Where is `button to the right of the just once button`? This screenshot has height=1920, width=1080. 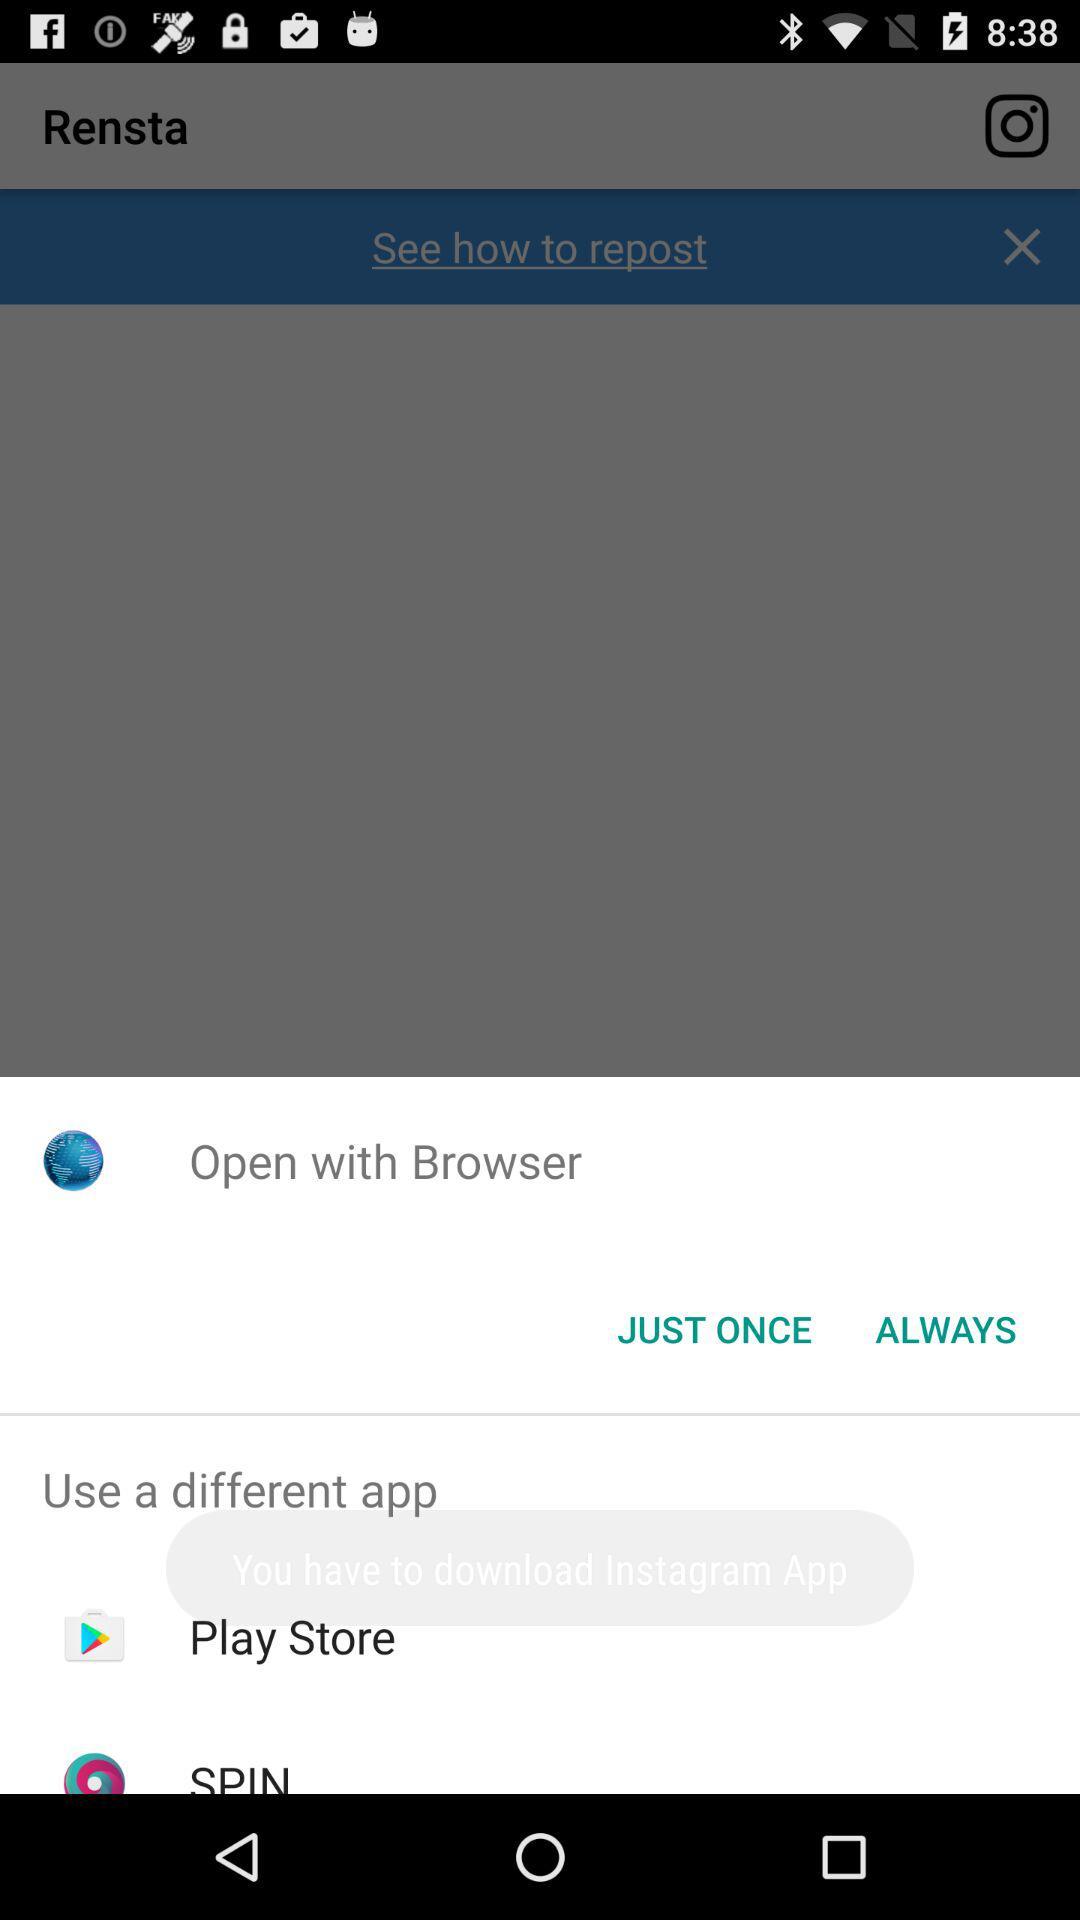 button to the right of the just once button is located at coordinates (945, 1329).